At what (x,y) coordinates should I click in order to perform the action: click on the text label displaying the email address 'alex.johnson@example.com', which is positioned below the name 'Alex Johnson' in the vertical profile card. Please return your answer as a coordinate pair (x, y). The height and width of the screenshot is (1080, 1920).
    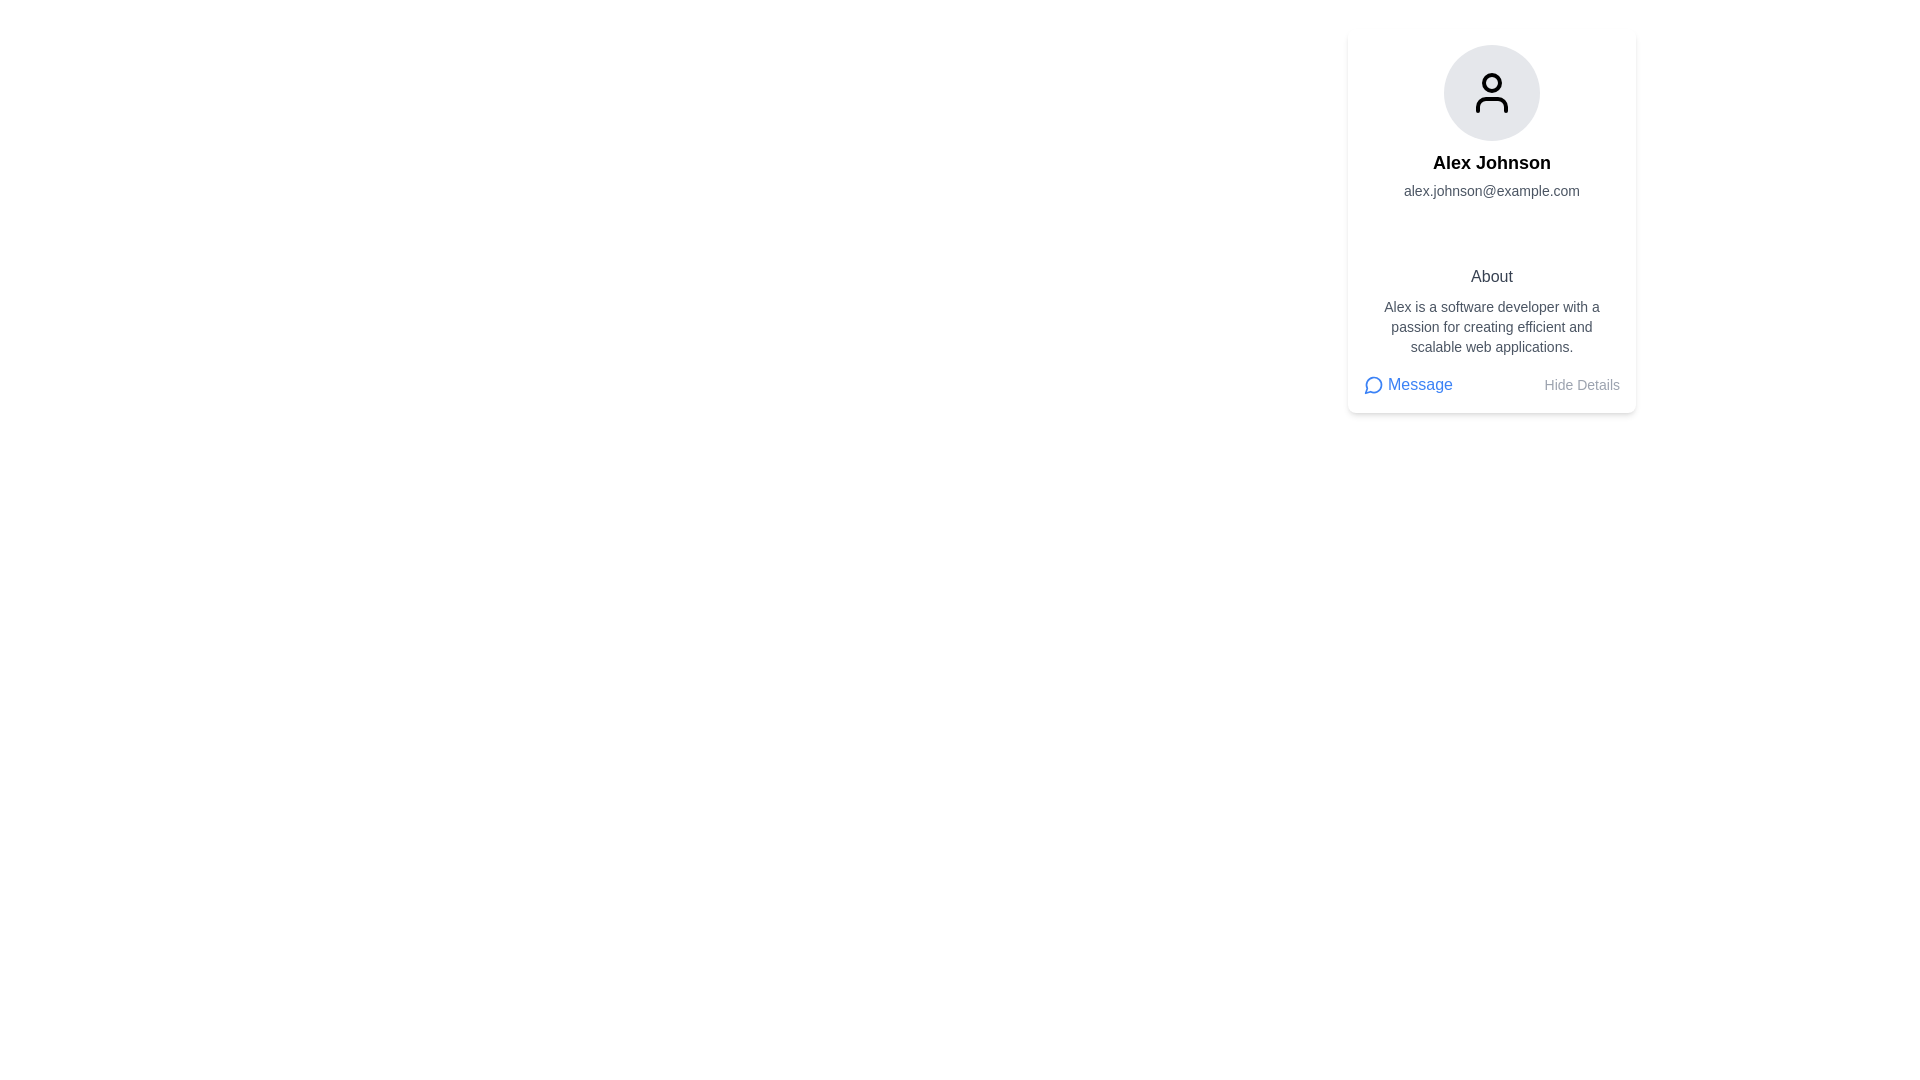
    Looking at the image, I should click on (1492, 191).